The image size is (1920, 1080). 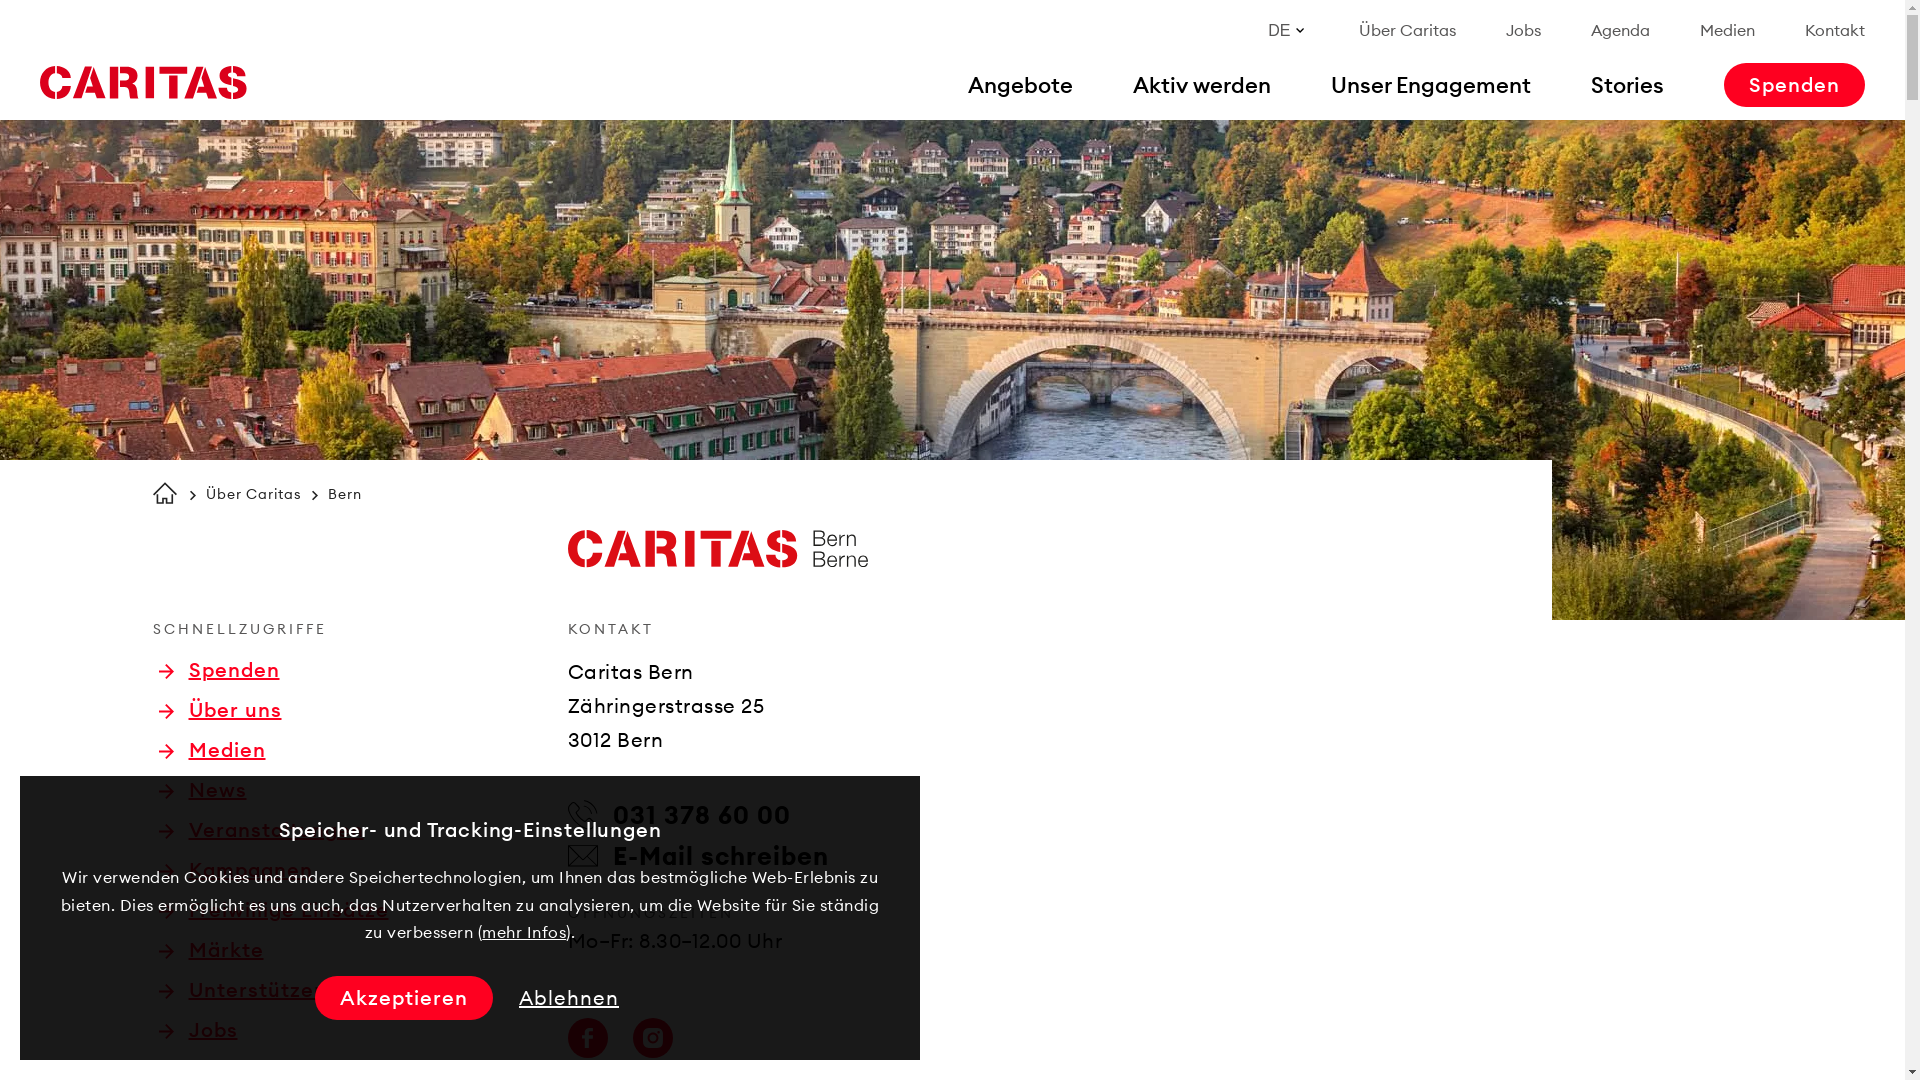 I want to click on 'Angebote', so click(x=1020, y=83).